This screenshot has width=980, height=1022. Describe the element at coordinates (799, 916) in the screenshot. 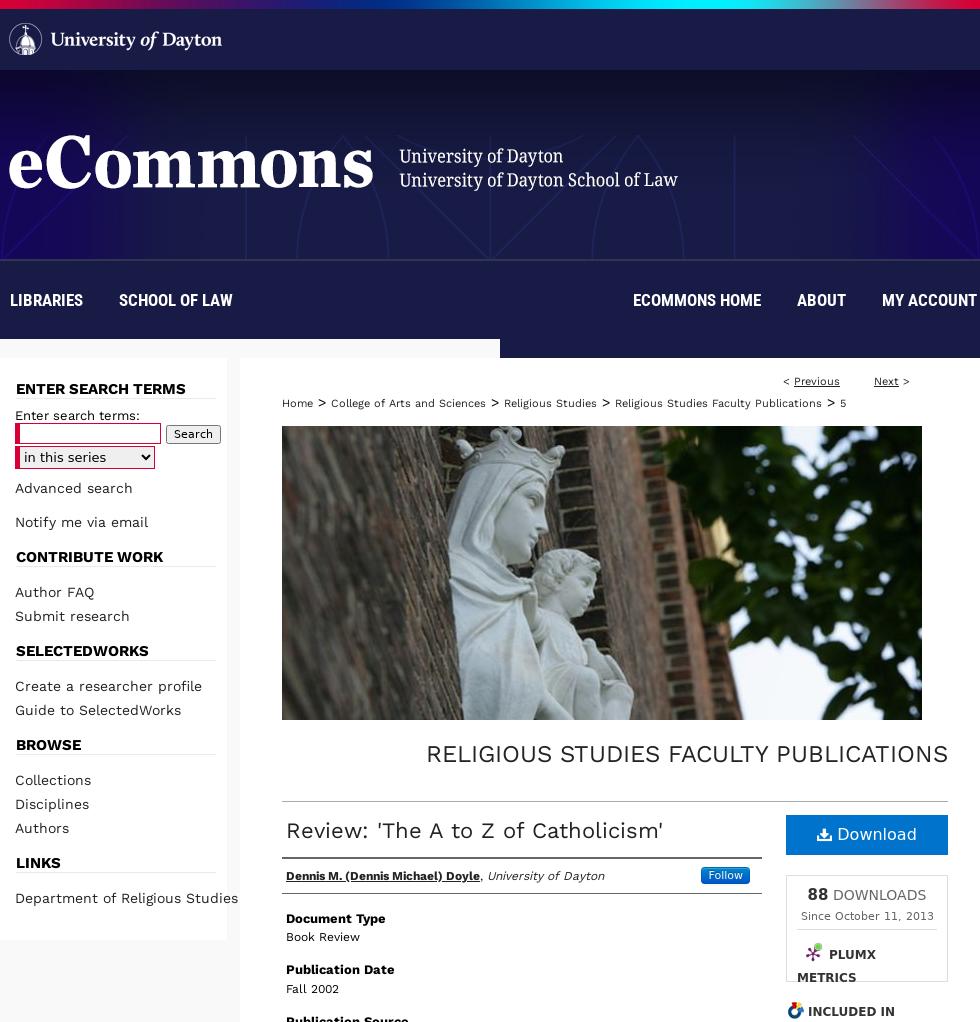

I see `'Since October 11, 2013'` at that location.